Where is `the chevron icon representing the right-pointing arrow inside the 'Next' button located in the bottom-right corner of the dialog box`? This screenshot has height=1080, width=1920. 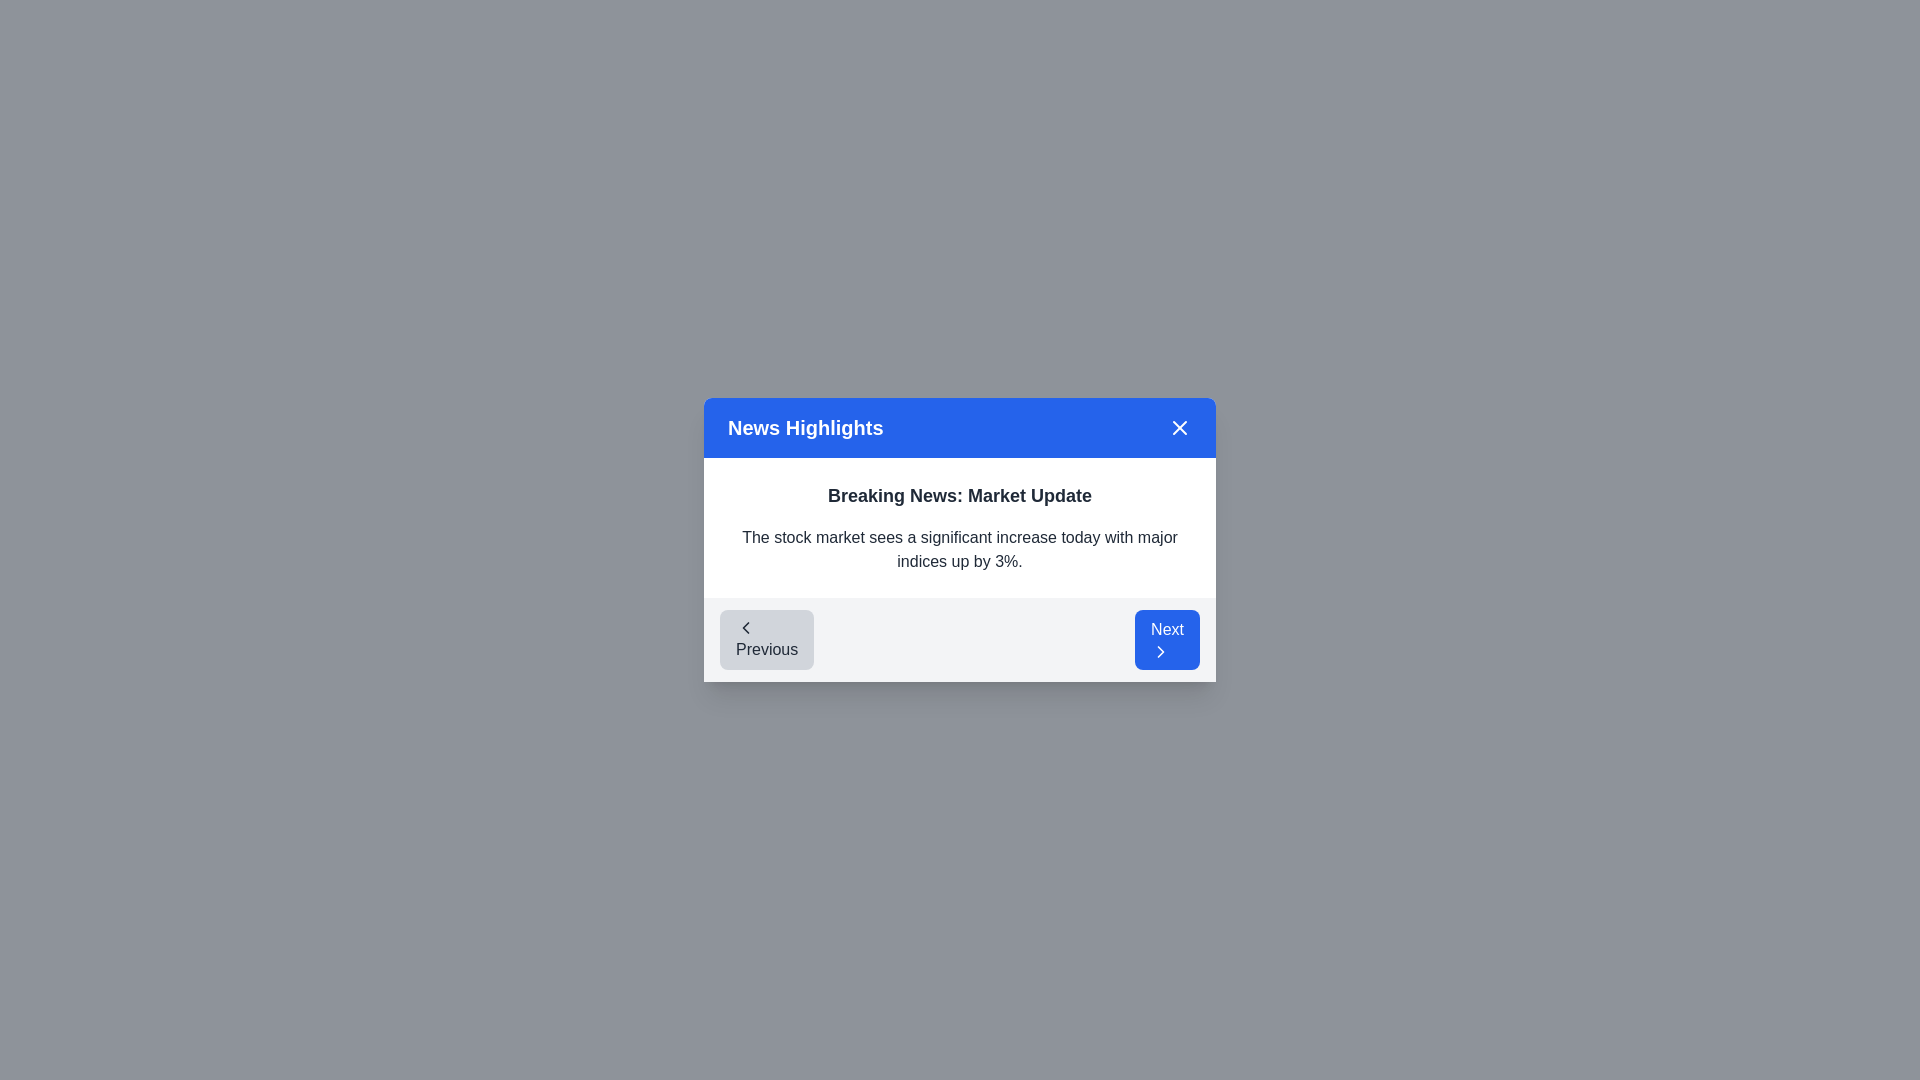 the chevron icon representing the right-pointing arrow inside the 'Next' button located in the bottom-right corner of the dialog box is located at coordinates (1161, 651).